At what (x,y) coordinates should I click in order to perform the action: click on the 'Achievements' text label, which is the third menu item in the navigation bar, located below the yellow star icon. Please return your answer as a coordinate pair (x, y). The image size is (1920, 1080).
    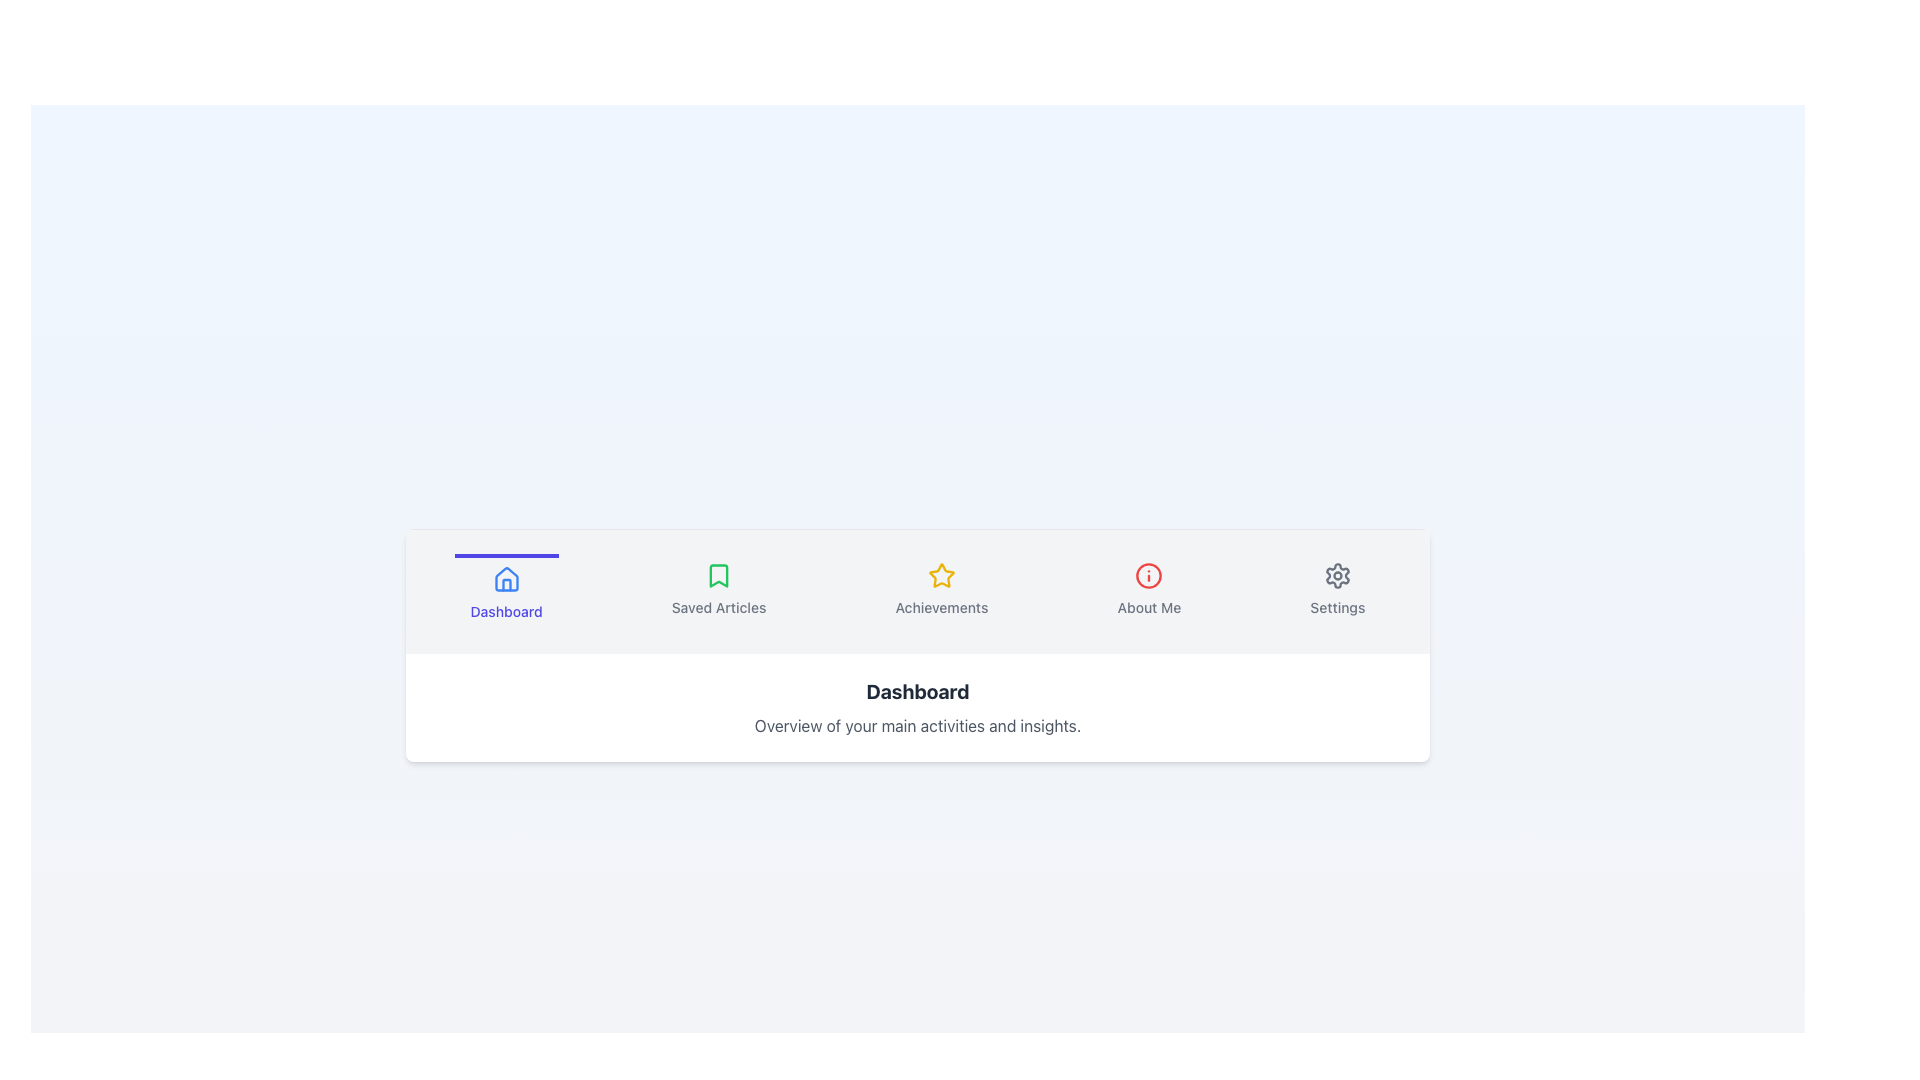
    Looking at the image, I should click on (940, 606).